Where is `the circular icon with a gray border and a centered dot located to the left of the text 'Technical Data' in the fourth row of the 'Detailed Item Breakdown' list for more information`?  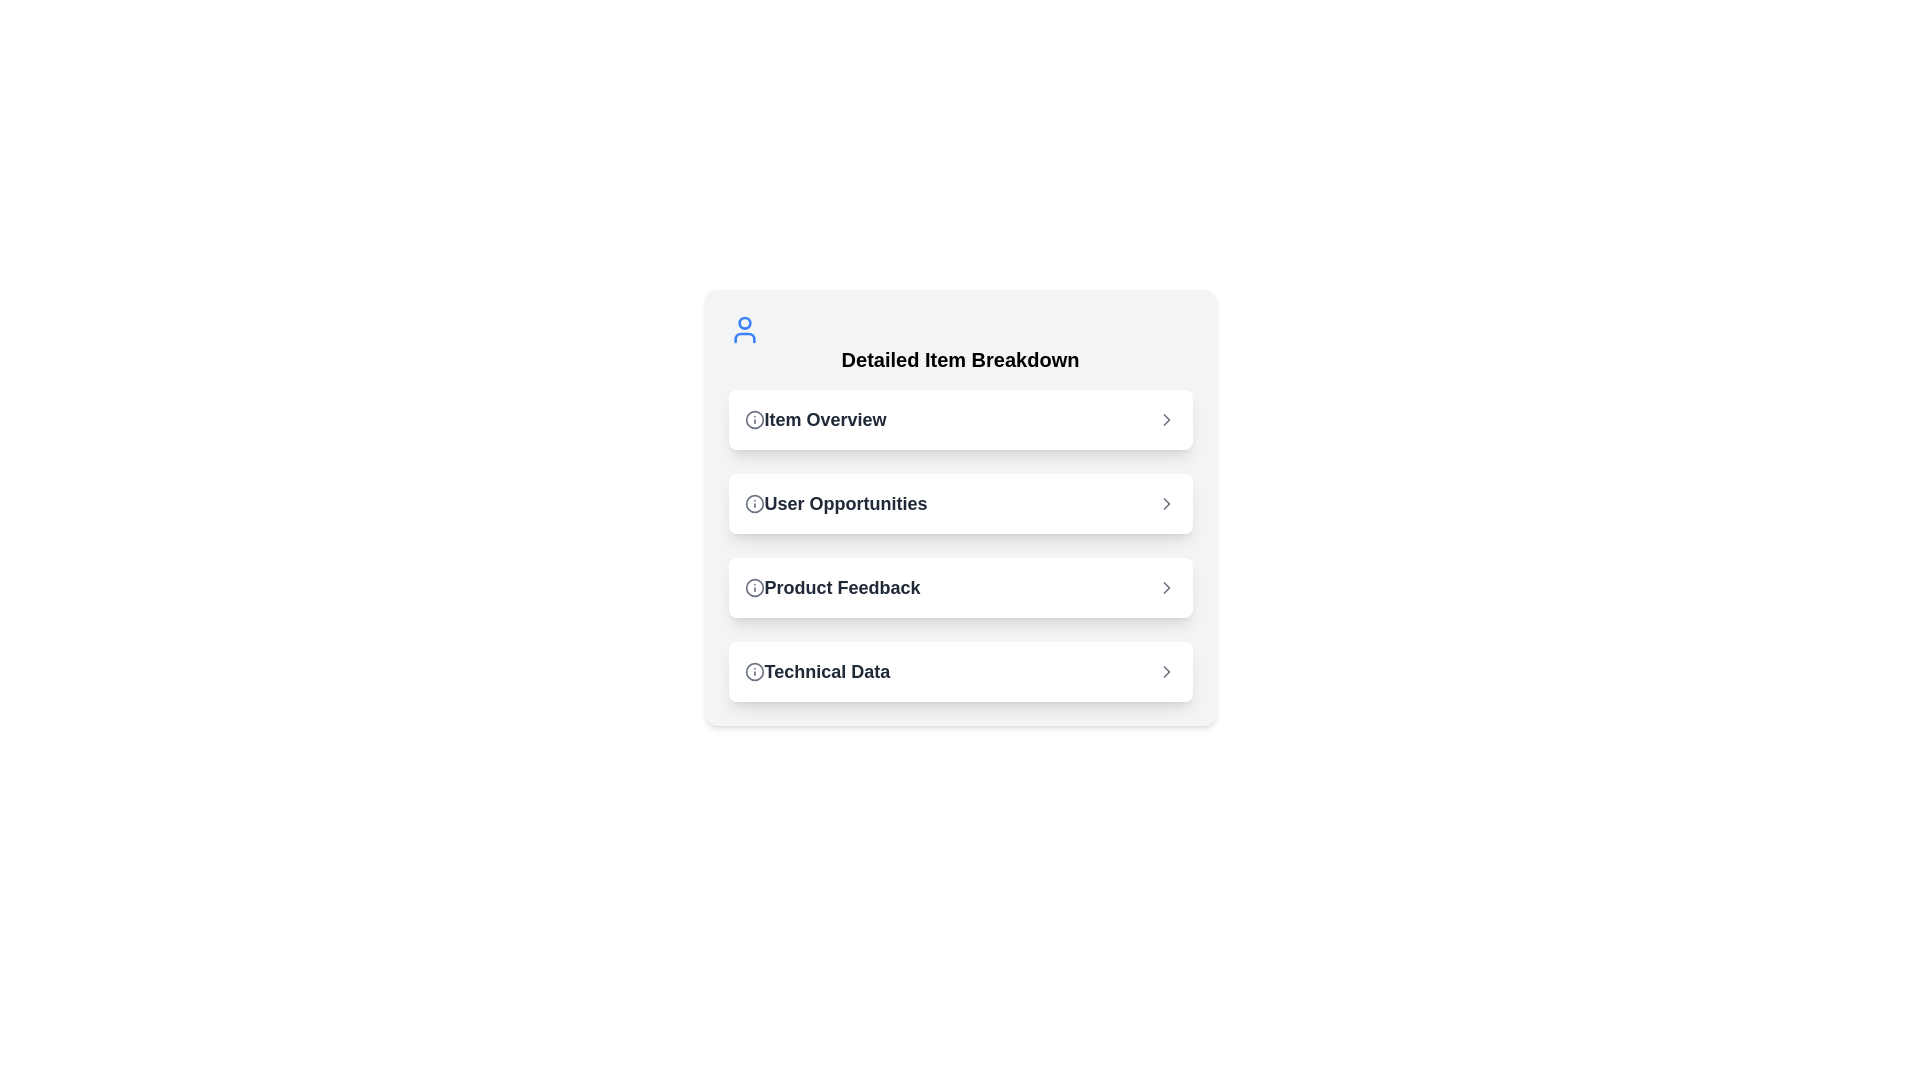 the circular icon with a gray border and a centered dot located to the left of the text 'Technical Data' in the fourth row of the 'Detailed Item Breakdown' list for more information is located at coordinates (753, 671).